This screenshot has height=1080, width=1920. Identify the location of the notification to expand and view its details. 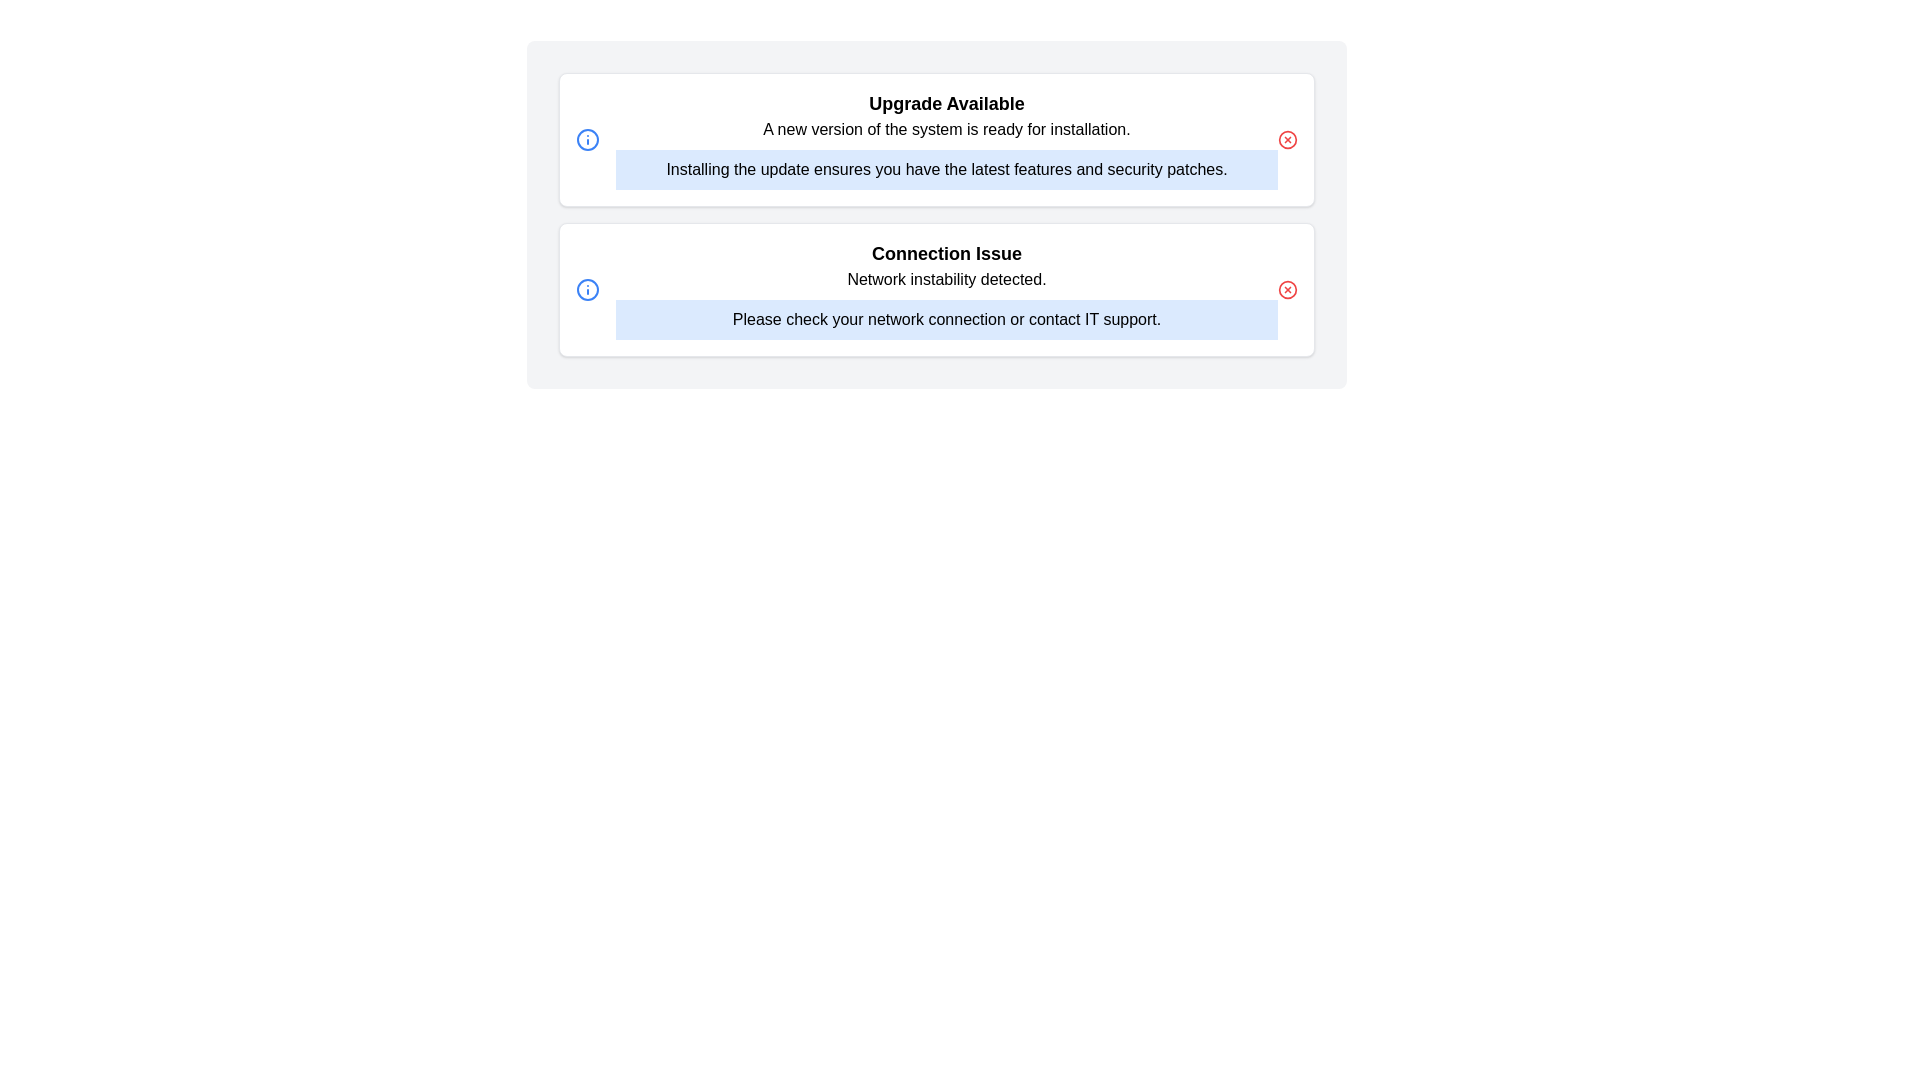
(935, 138).